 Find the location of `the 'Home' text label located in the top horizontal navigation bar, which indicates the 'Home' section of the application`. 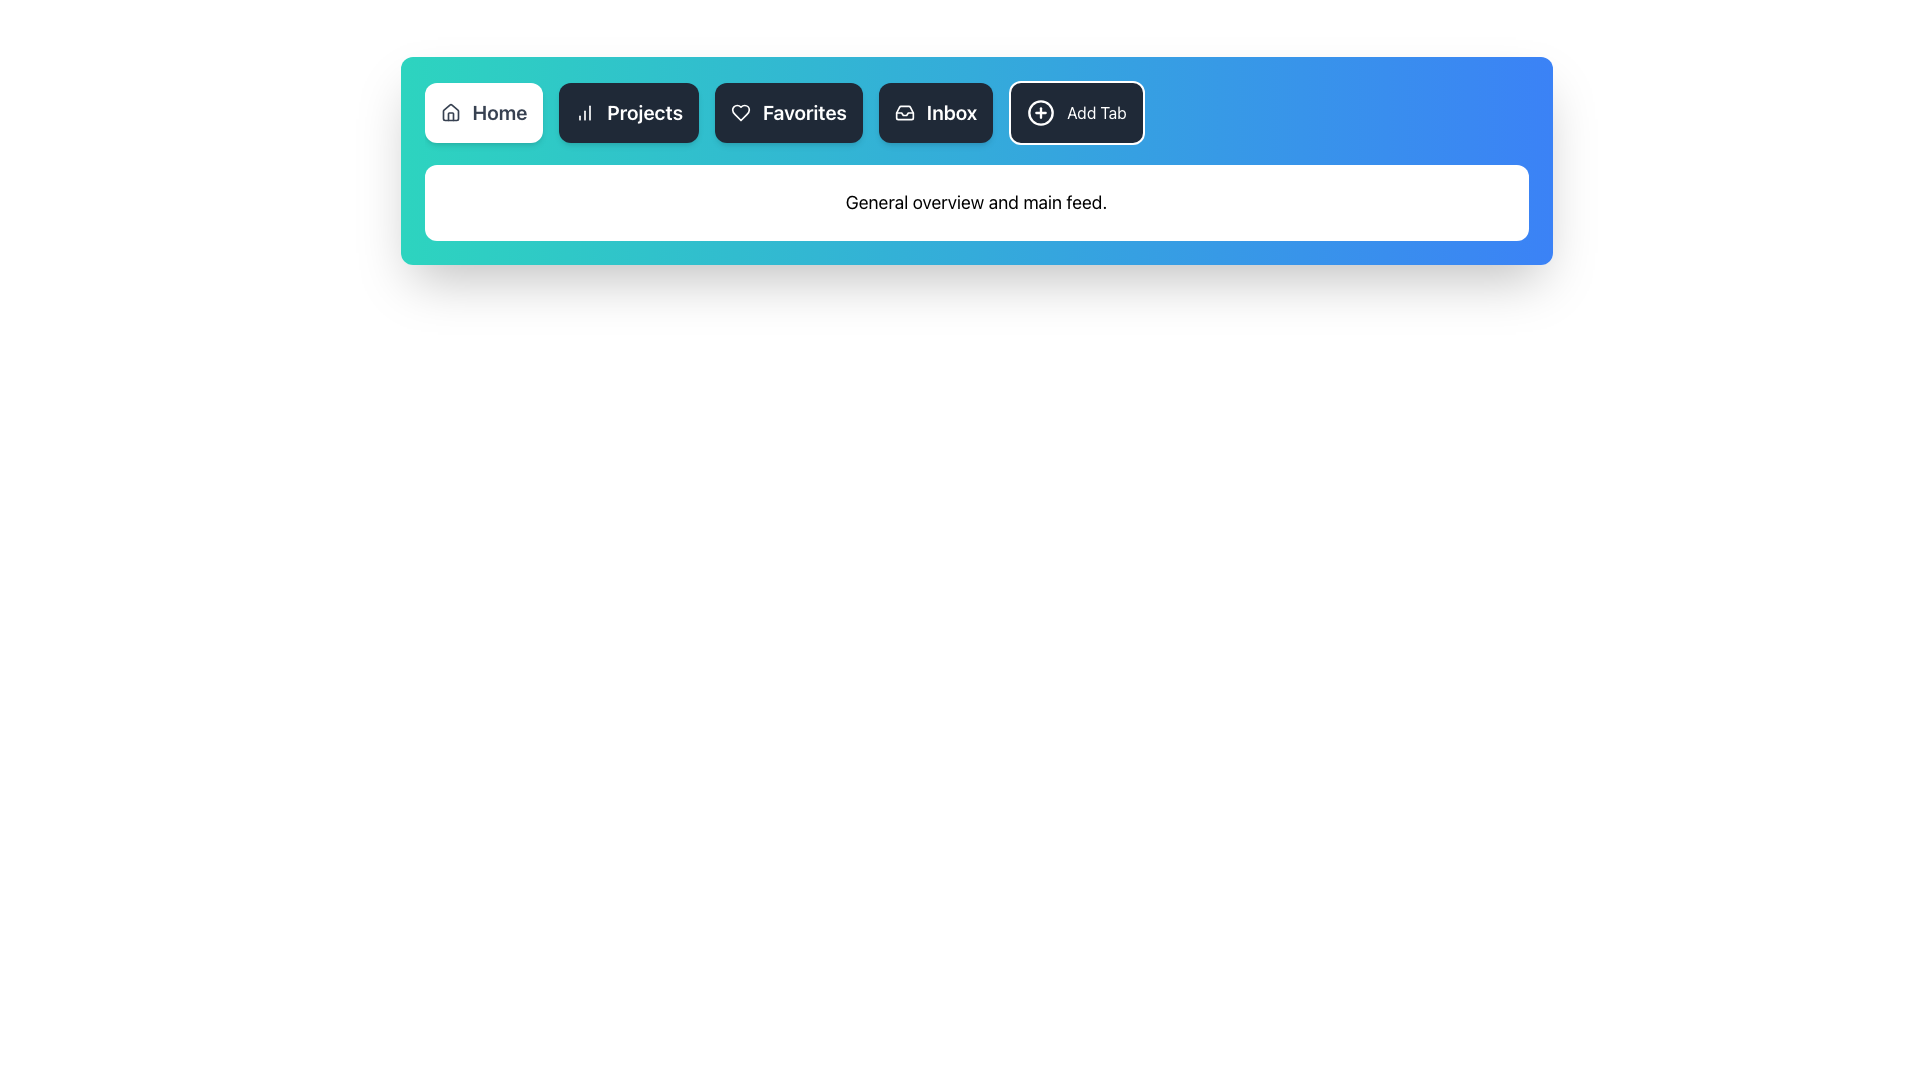

the 'Home' text label located in the top horizontal navigation bar, which indicates the 'Home' section of the application is located at coordinates (499, 112).